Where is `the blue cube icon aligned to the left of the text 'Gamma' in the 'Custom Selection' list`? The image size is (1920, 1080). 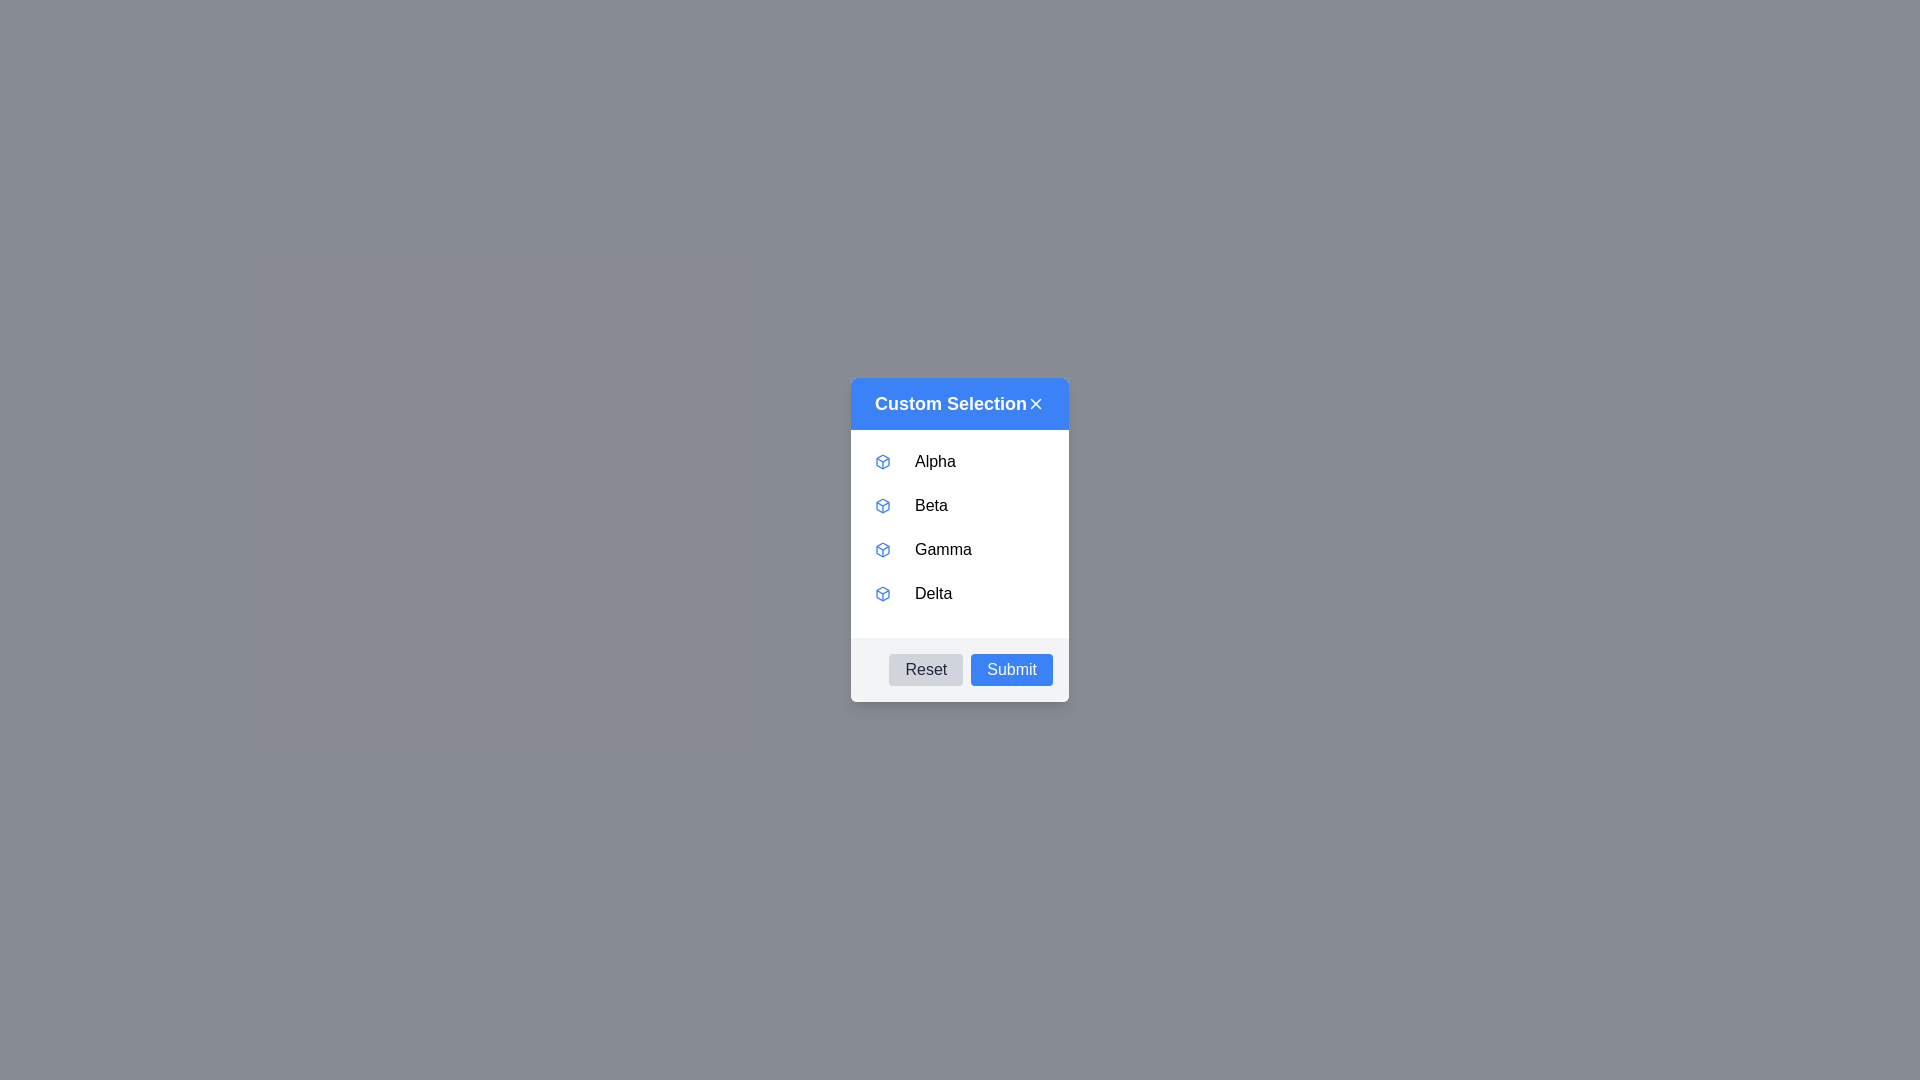 the blue cube icon aligned to the left of the text 'Gamma' in the 'Custom Selection' list is located at coordinates (882, 550).